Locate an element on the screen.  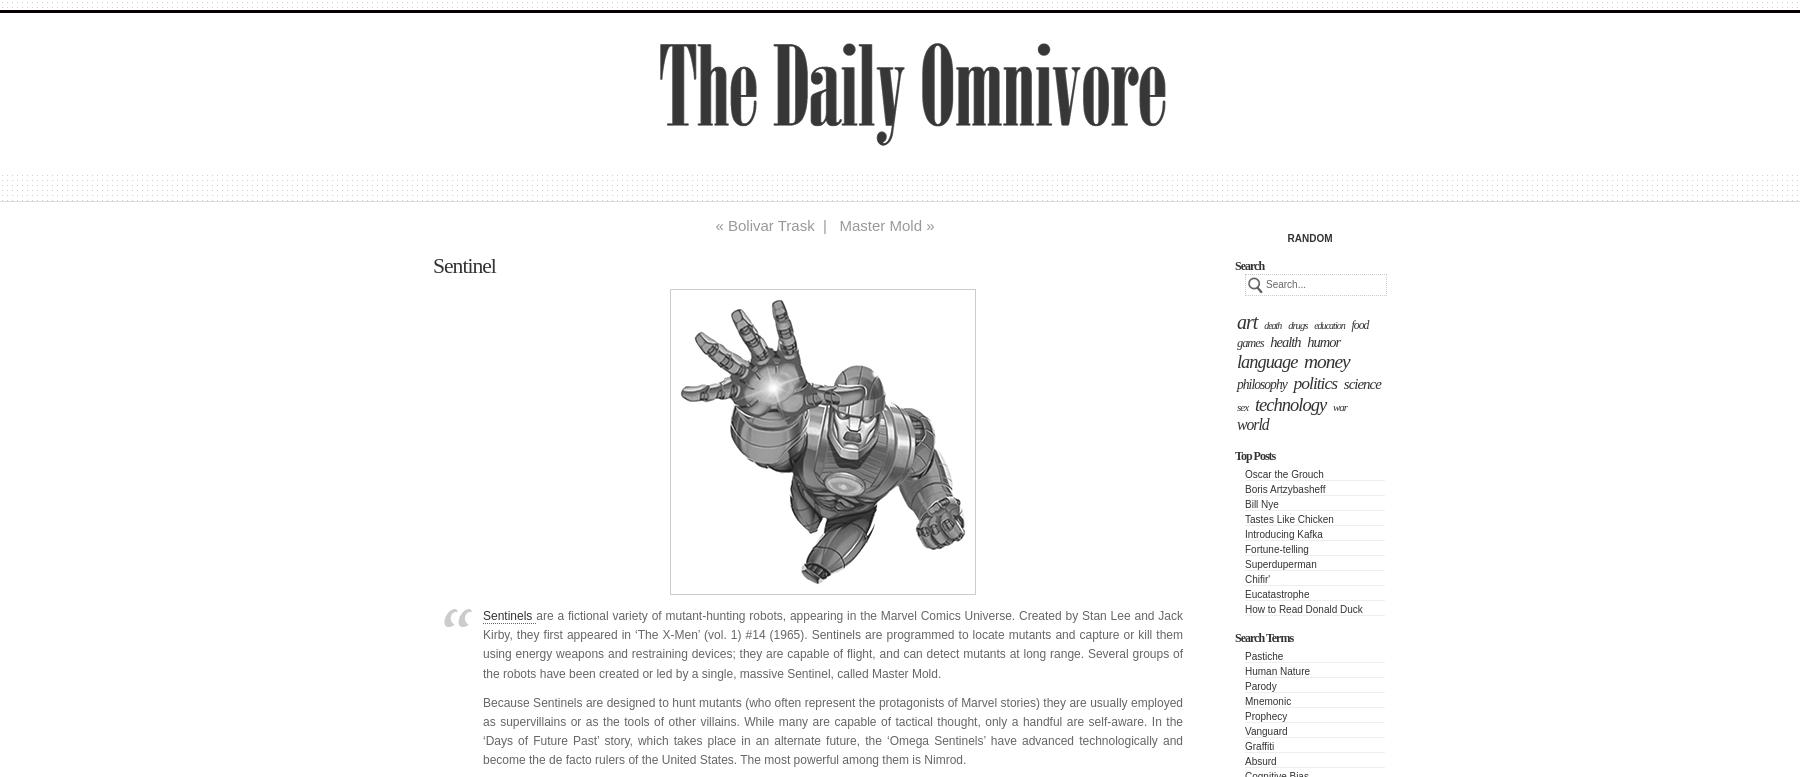
'Drugs' is located at coordinates (1288, 324).